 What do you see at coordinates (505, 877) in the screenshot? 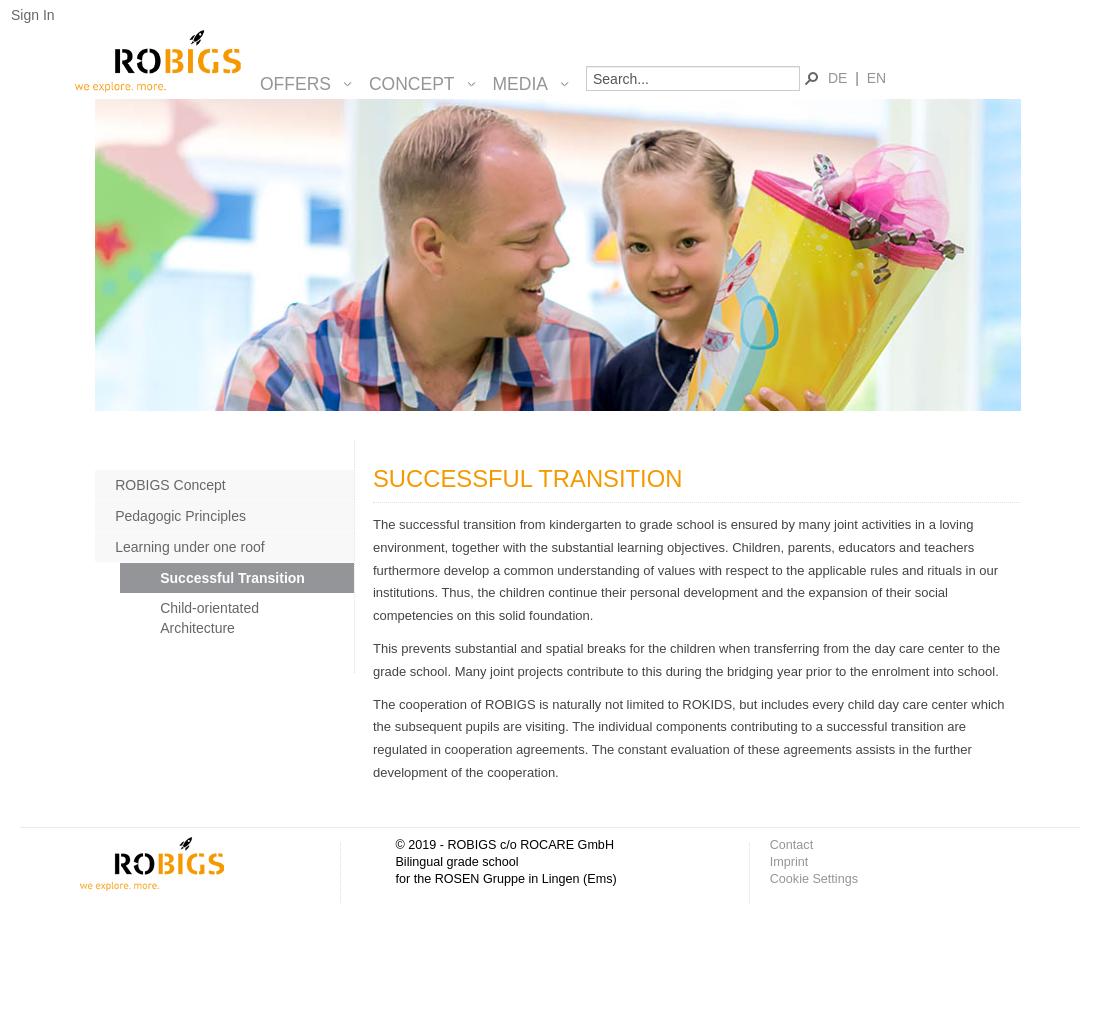
I see `'for the ROSEN Gruppe in Lingen (Ems)'` at bounding box center [505, 877].